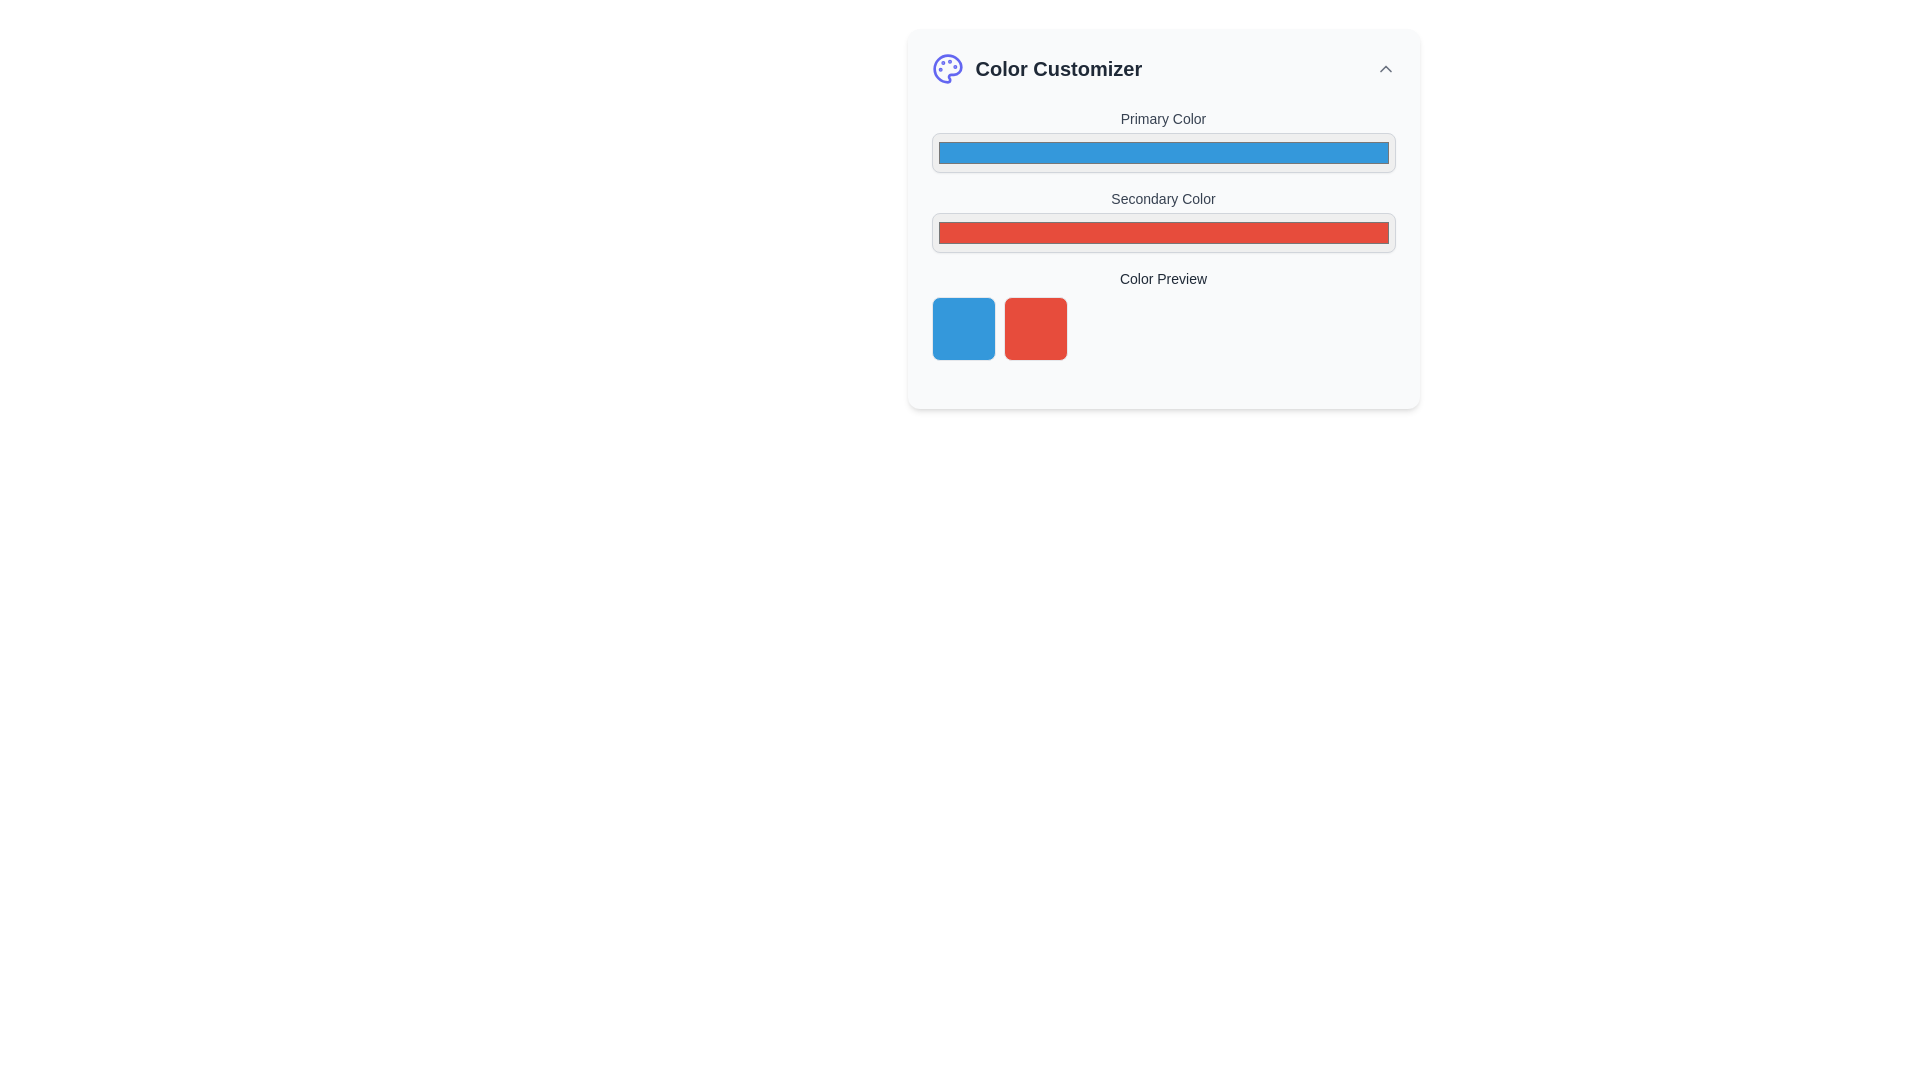 Image resolution: width=1920 pixels, height=1080 pixels. I want to click on the 'Color Customizer' panel, so click(1163, 219).